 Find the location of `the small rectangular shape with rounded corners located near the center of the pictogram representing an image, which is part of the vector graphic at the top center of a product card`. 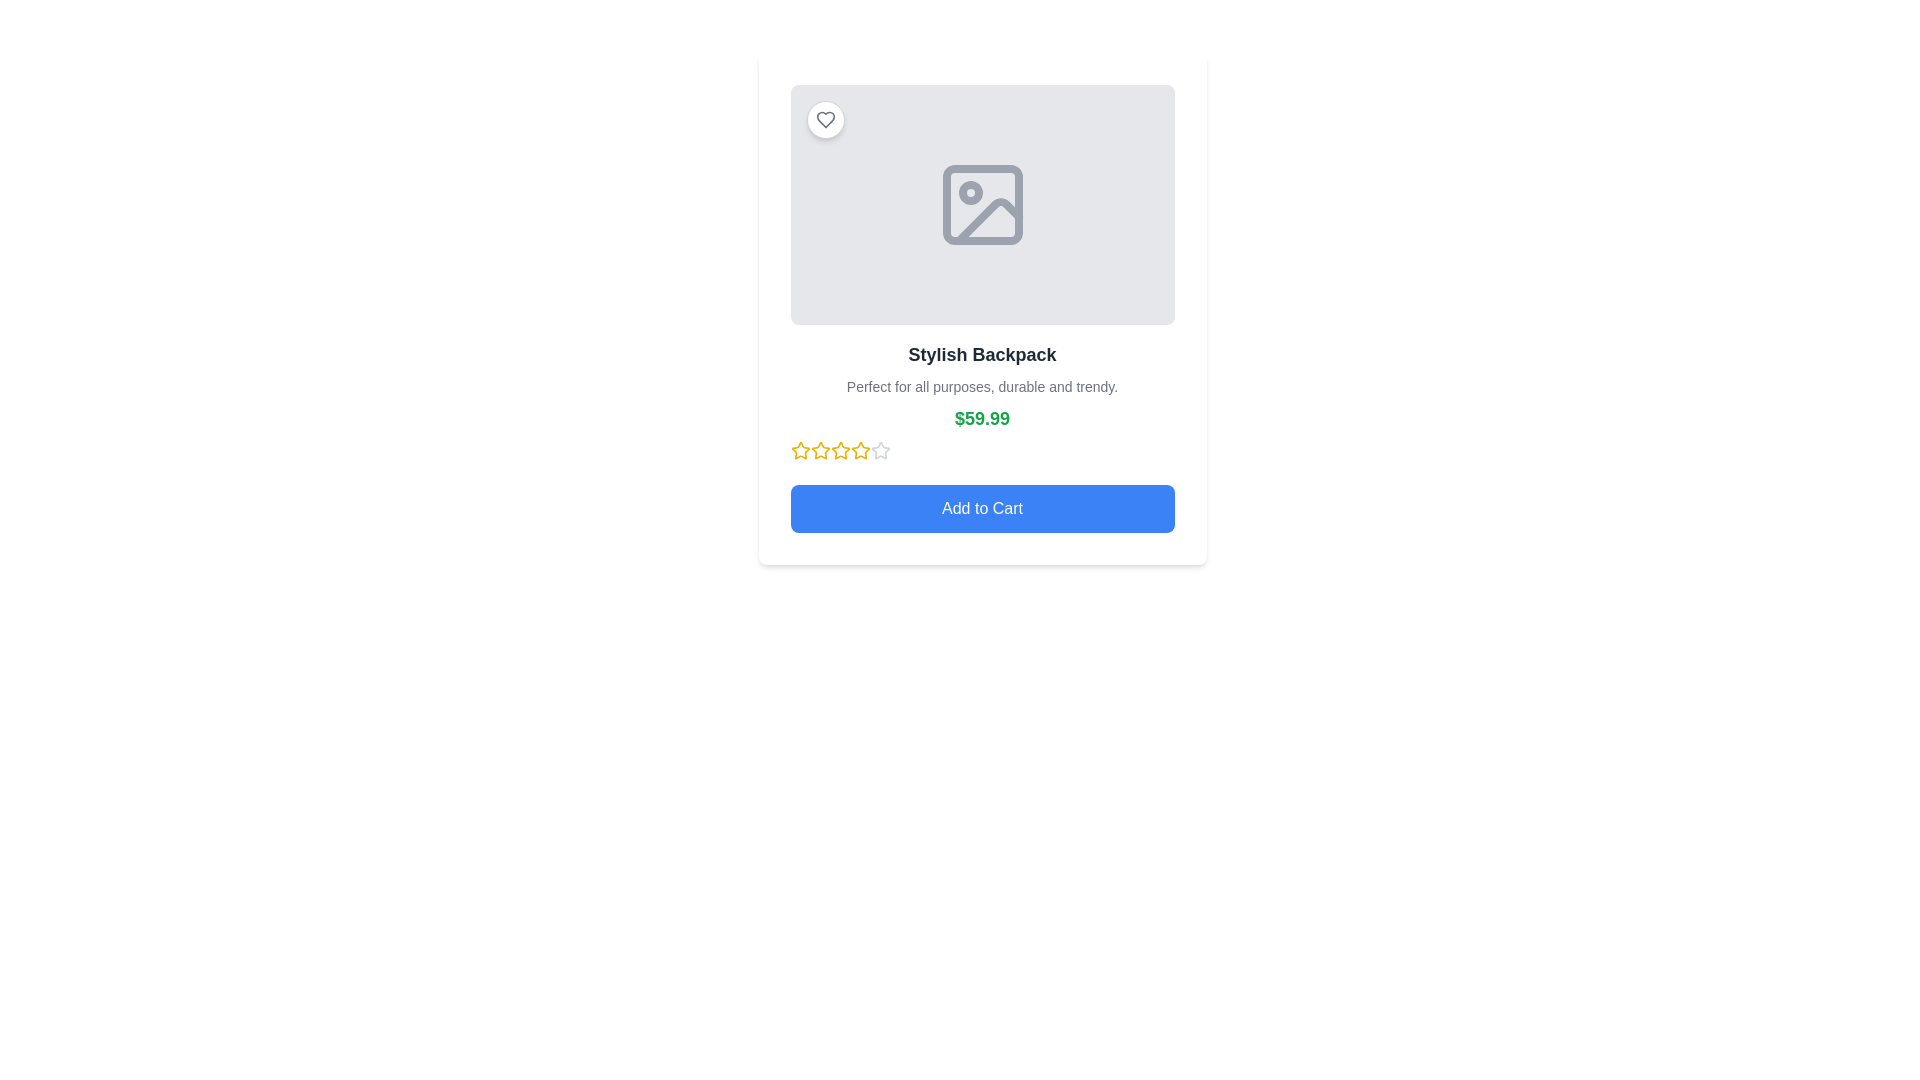

the small rectangular shape with rounded corners located near the center of the pictogram representing an image, which is part of the vector graphic at the top center of a product card is located at coordinates (982, 204).